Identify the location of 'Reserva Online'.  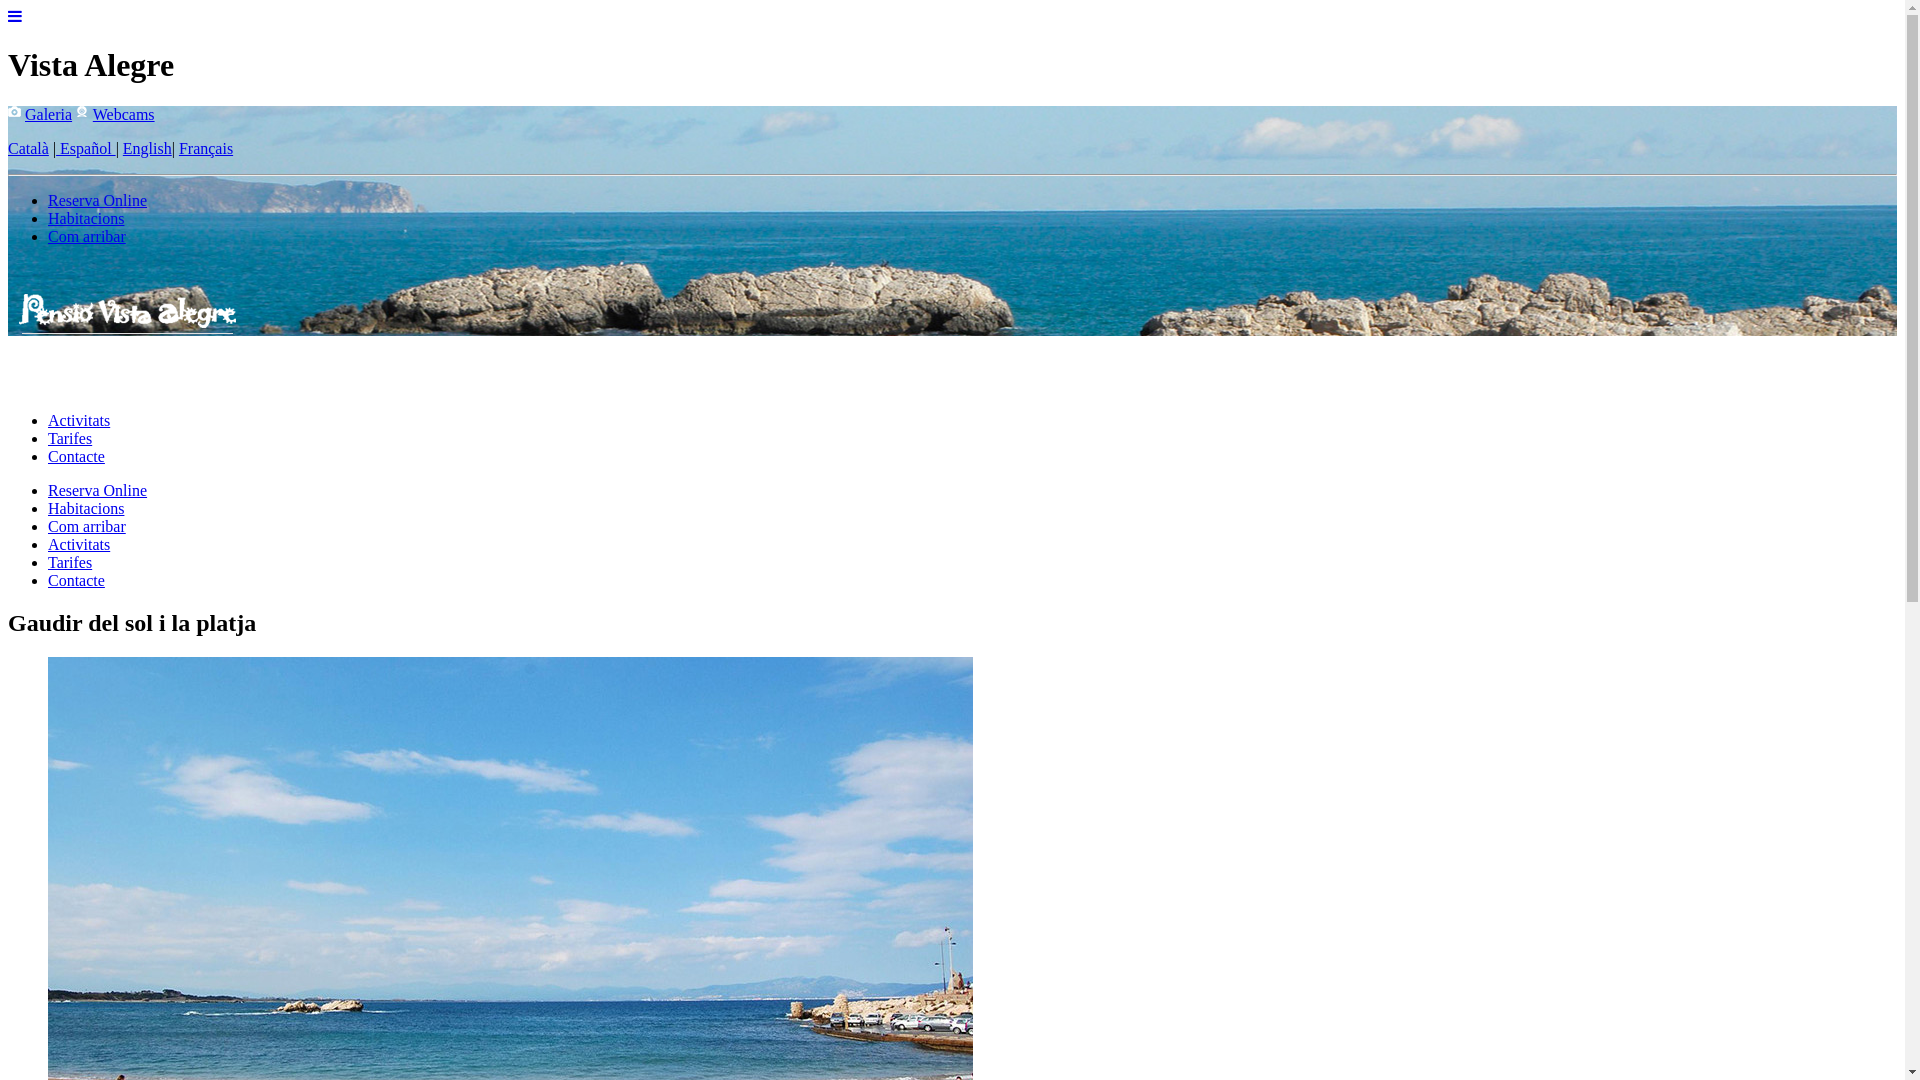
(48, 200).